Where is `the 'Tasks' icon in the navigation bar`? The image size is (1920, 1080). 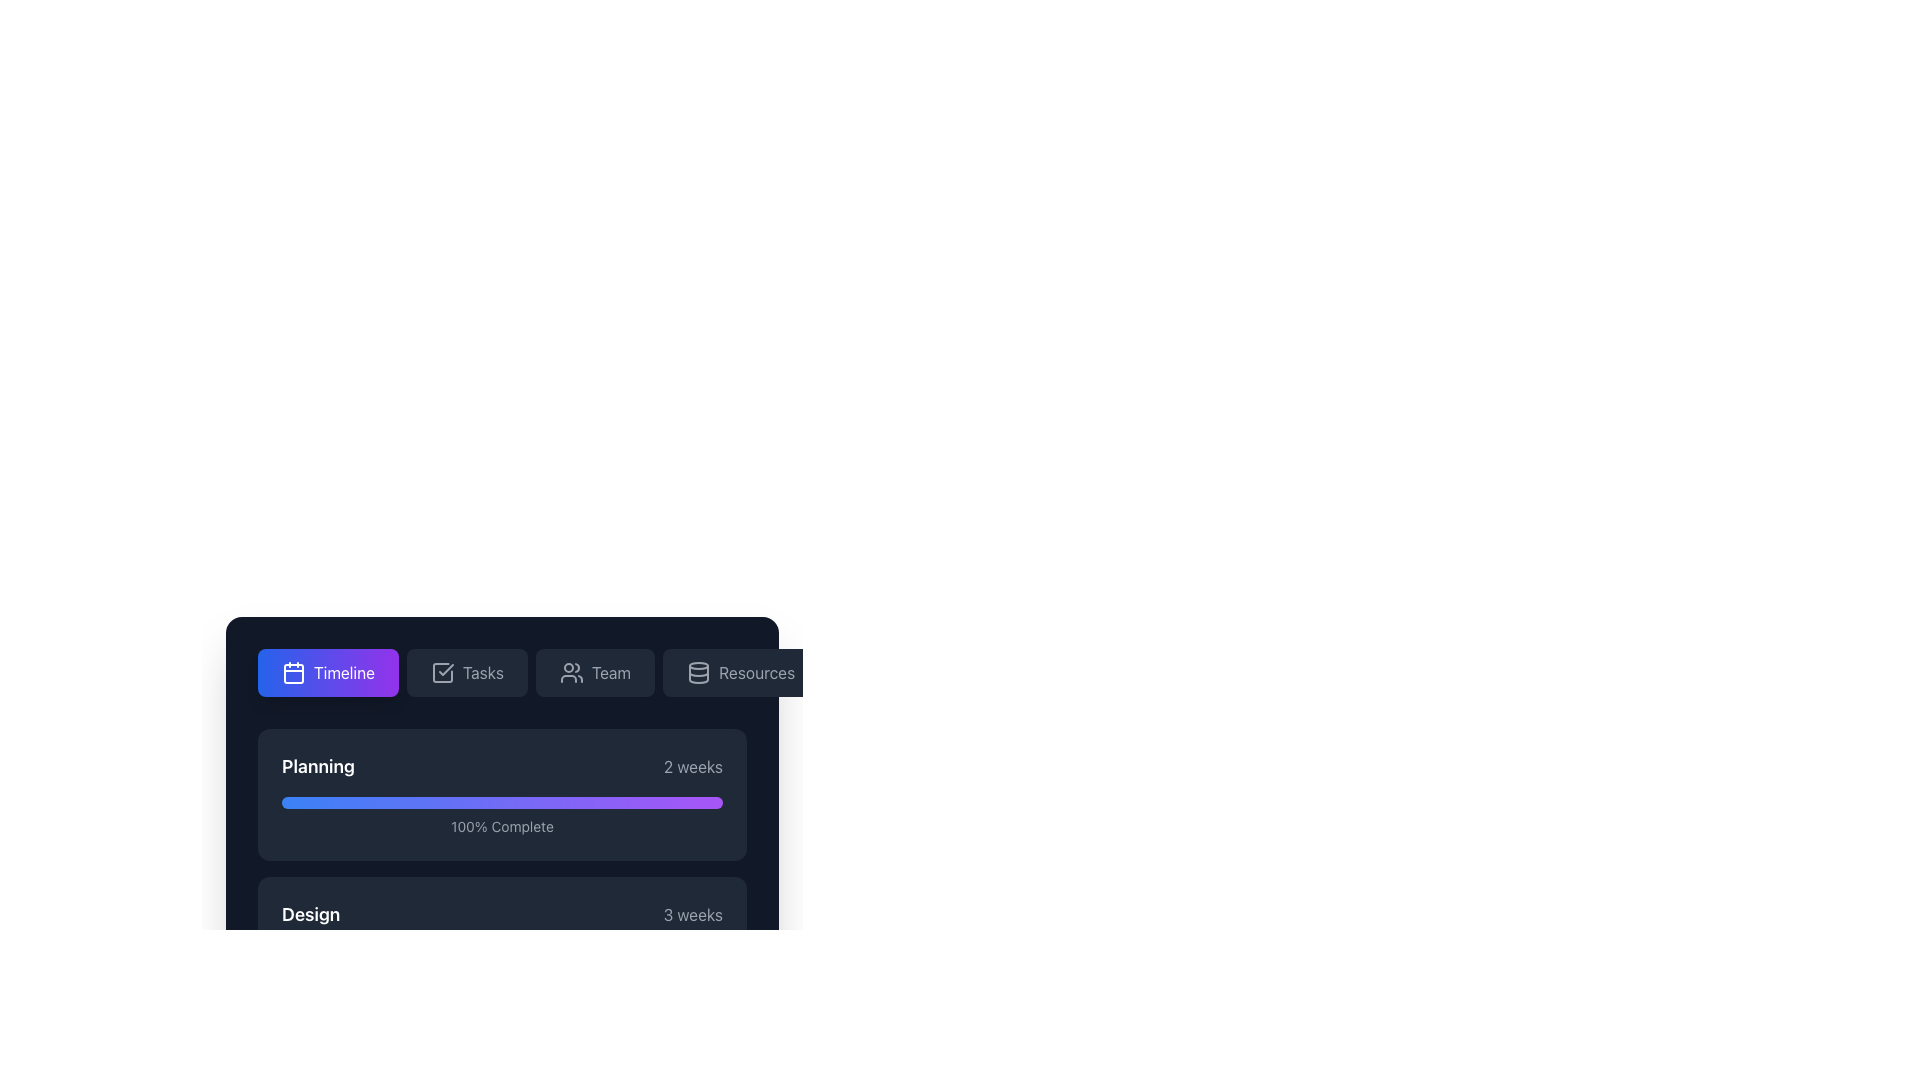
the 'Tasks' icon in the navigation bar is located at coordinates (441, 672).